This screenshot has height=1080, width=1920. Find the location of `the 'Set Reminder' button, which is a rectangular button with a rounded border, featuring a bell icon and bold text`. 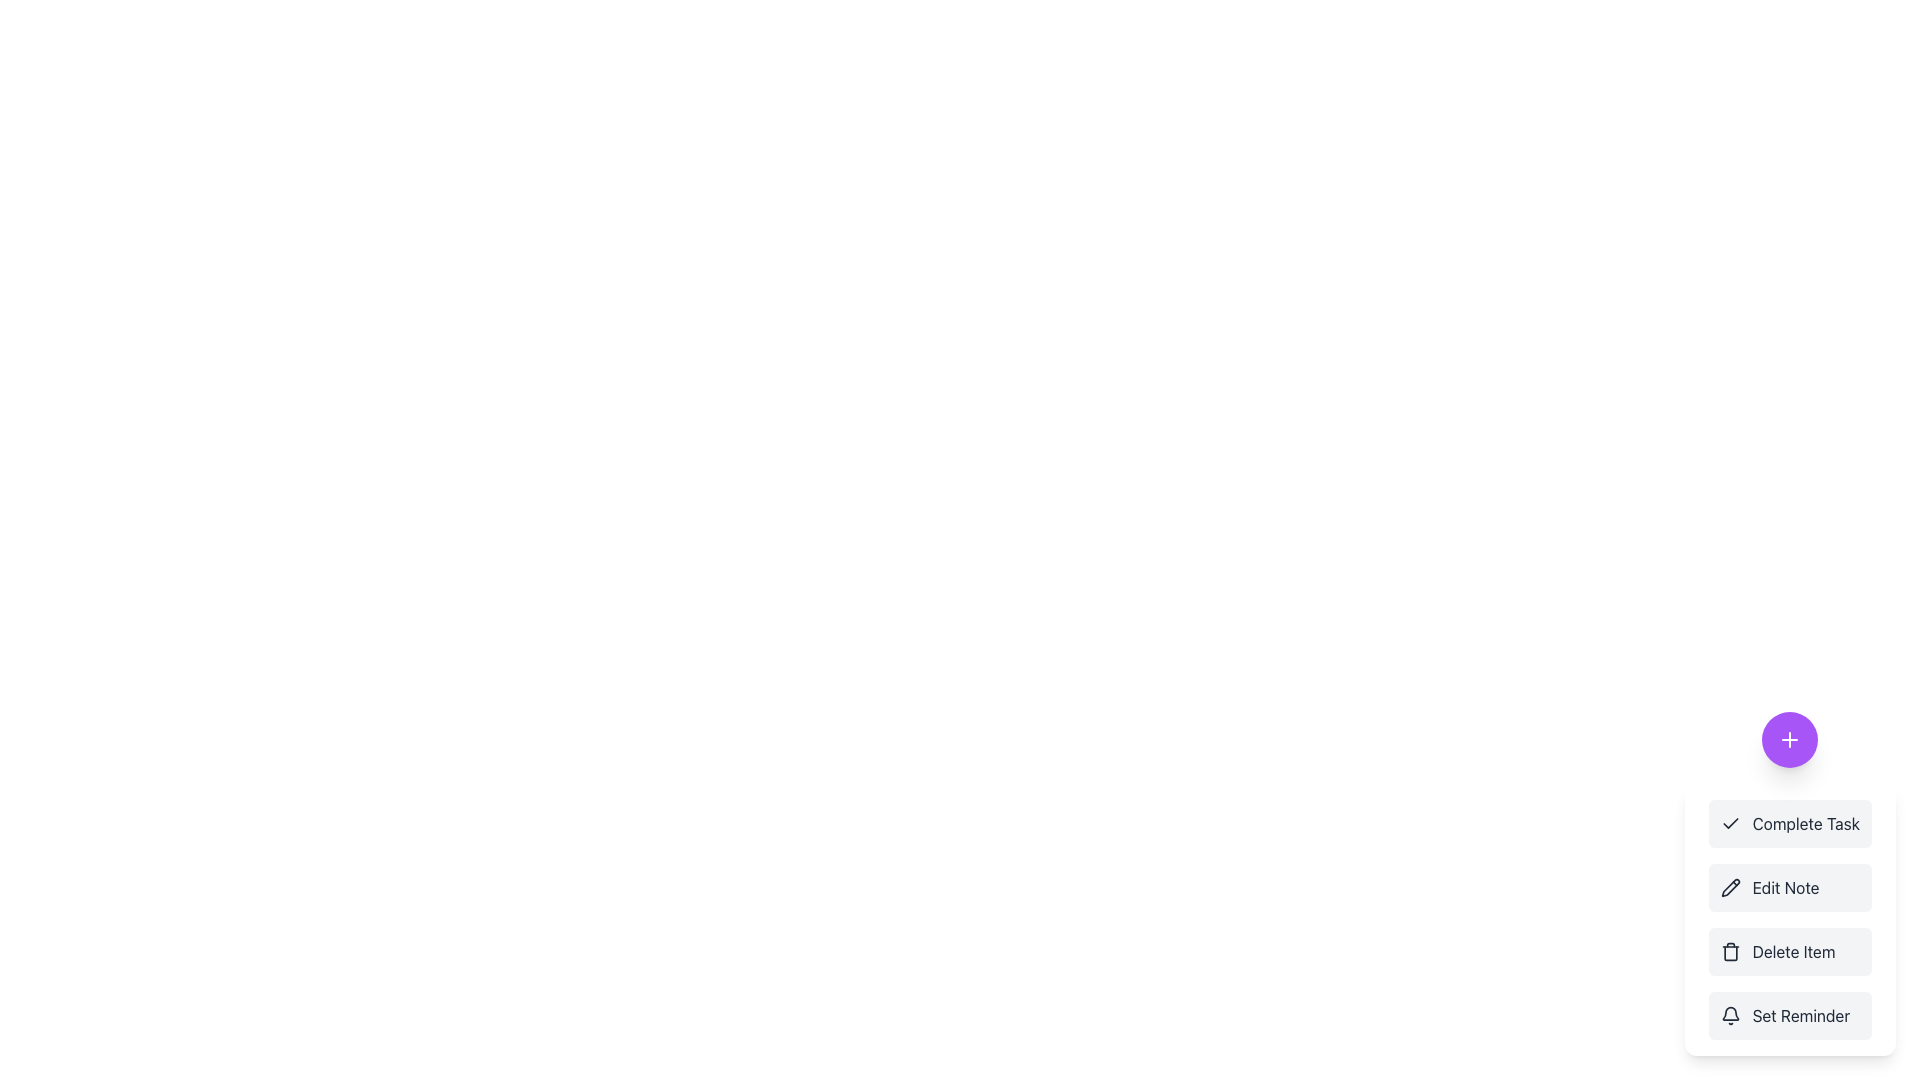

the 'Set Reminder' button, which is a rectangular button with a rounded border, featuring a bell icon and bold text is located at coordinates (1790, 1015).